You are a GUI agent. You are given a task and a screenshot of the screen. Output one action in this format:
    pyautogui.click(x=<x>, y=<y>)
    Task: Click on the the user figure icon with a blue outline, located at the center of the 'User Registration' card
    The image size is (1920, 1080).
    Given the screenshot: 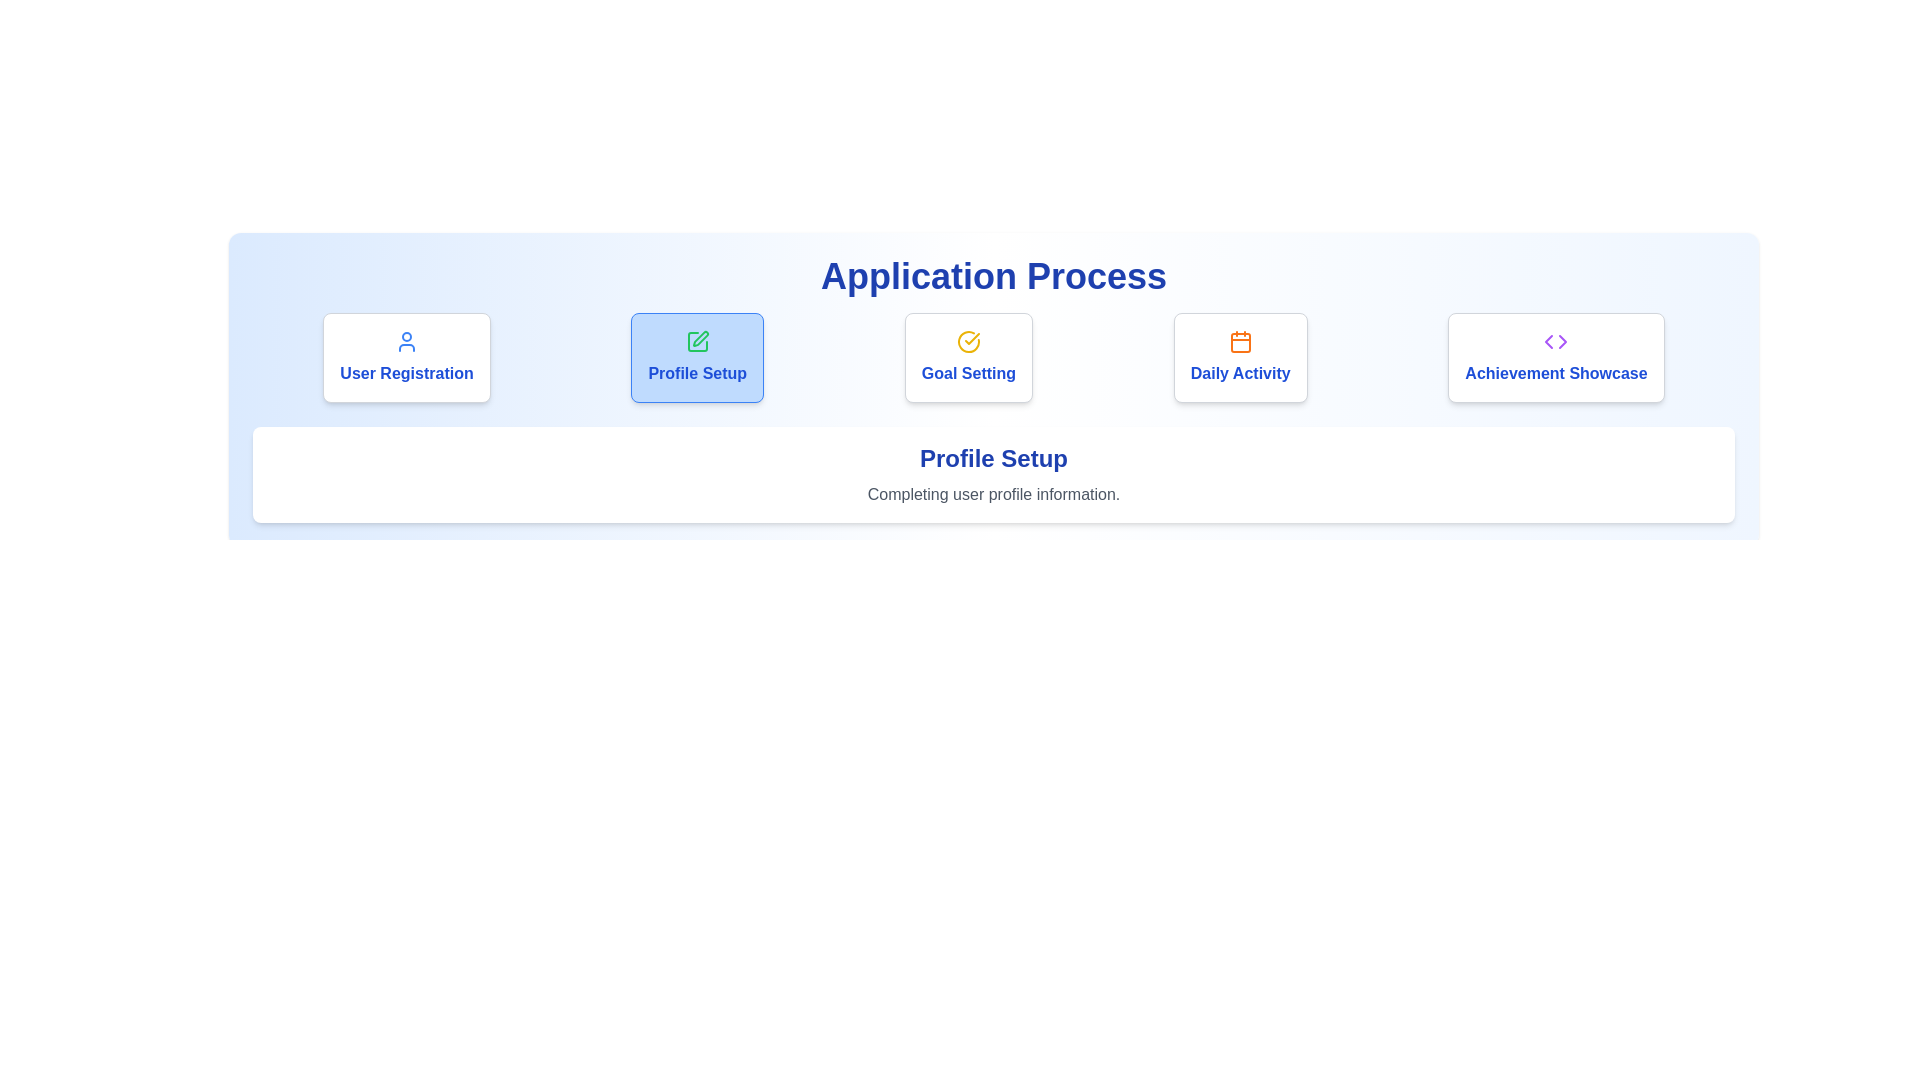 What is the action you would take?
    pyautogui.click(x=406, y=341)
    